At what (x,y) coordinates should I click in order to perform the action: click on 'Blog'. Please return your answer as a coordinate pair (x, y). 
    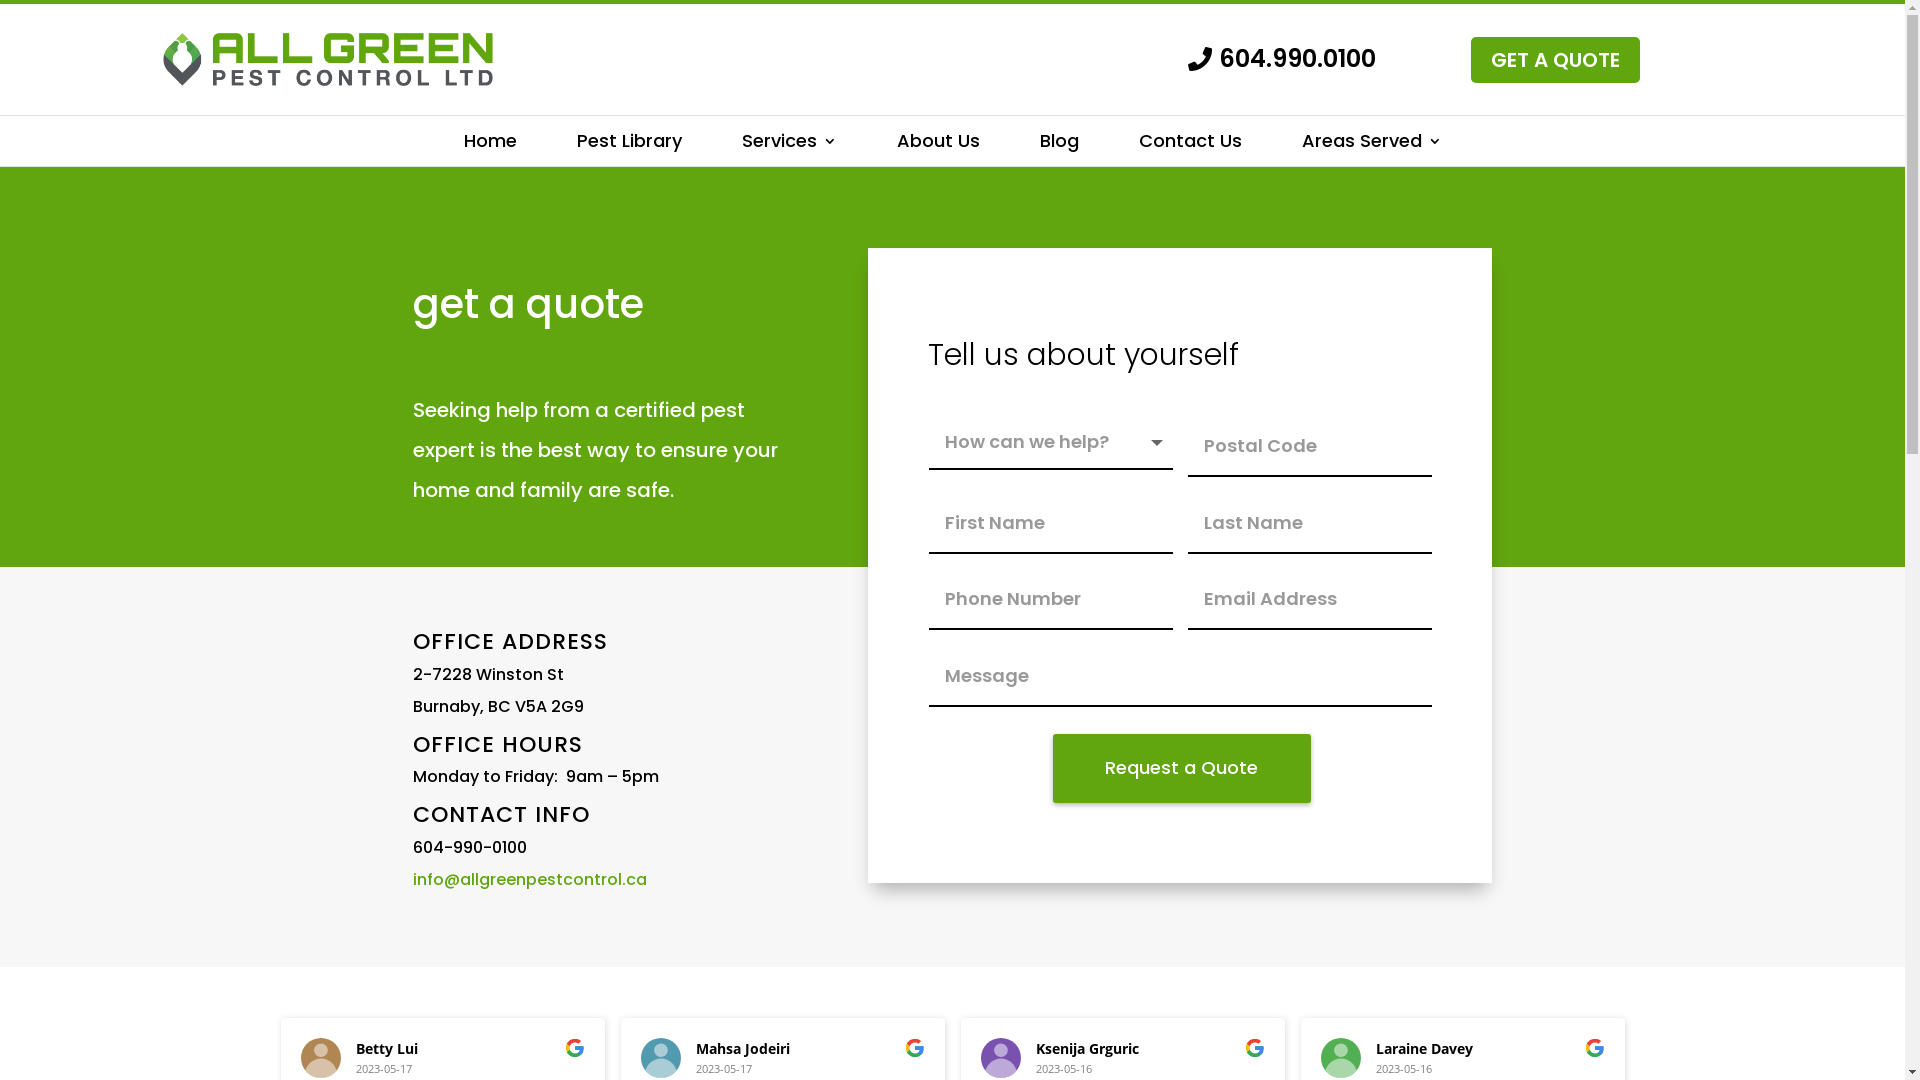
    Looking at the image, I should click on (1058, 144).